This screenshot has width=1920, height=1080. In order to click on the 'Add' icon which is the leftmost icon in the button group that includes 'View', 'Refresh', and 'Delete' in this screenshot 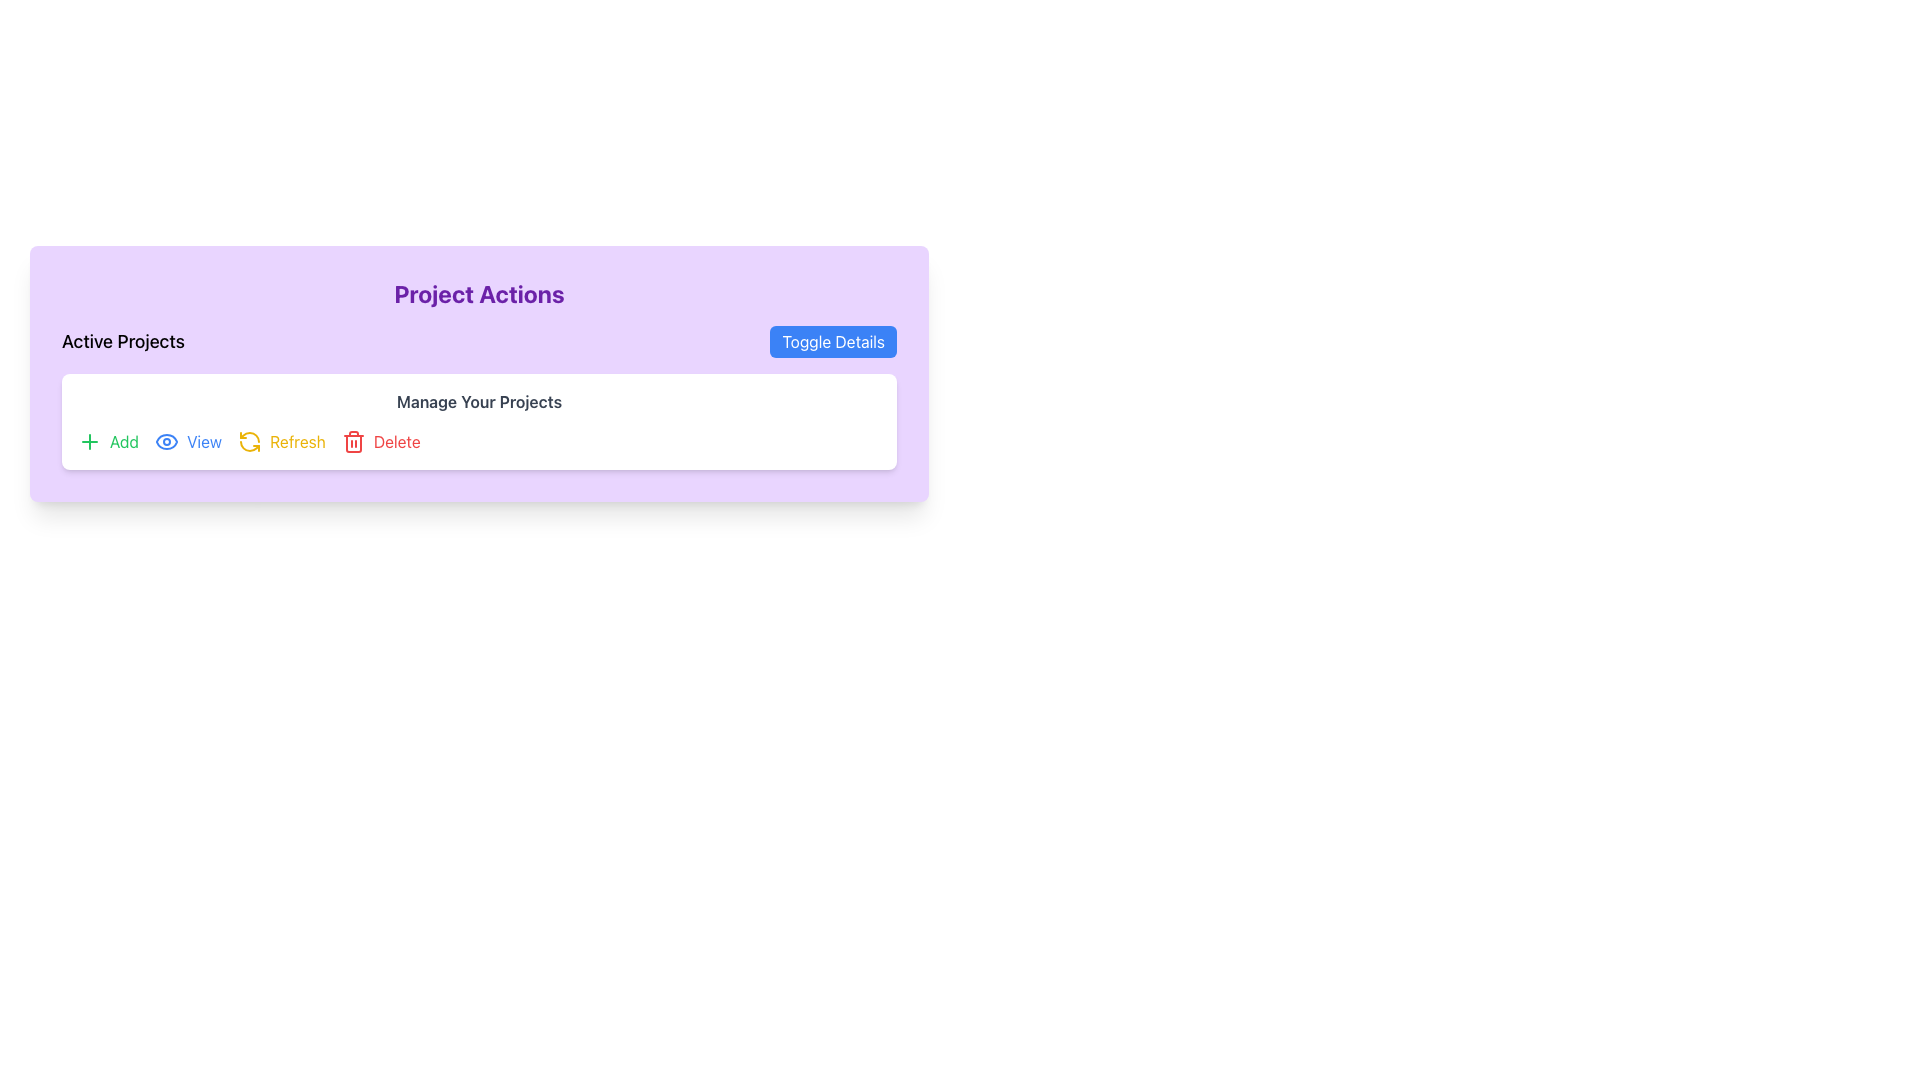, I will do `click(89, 441)`.